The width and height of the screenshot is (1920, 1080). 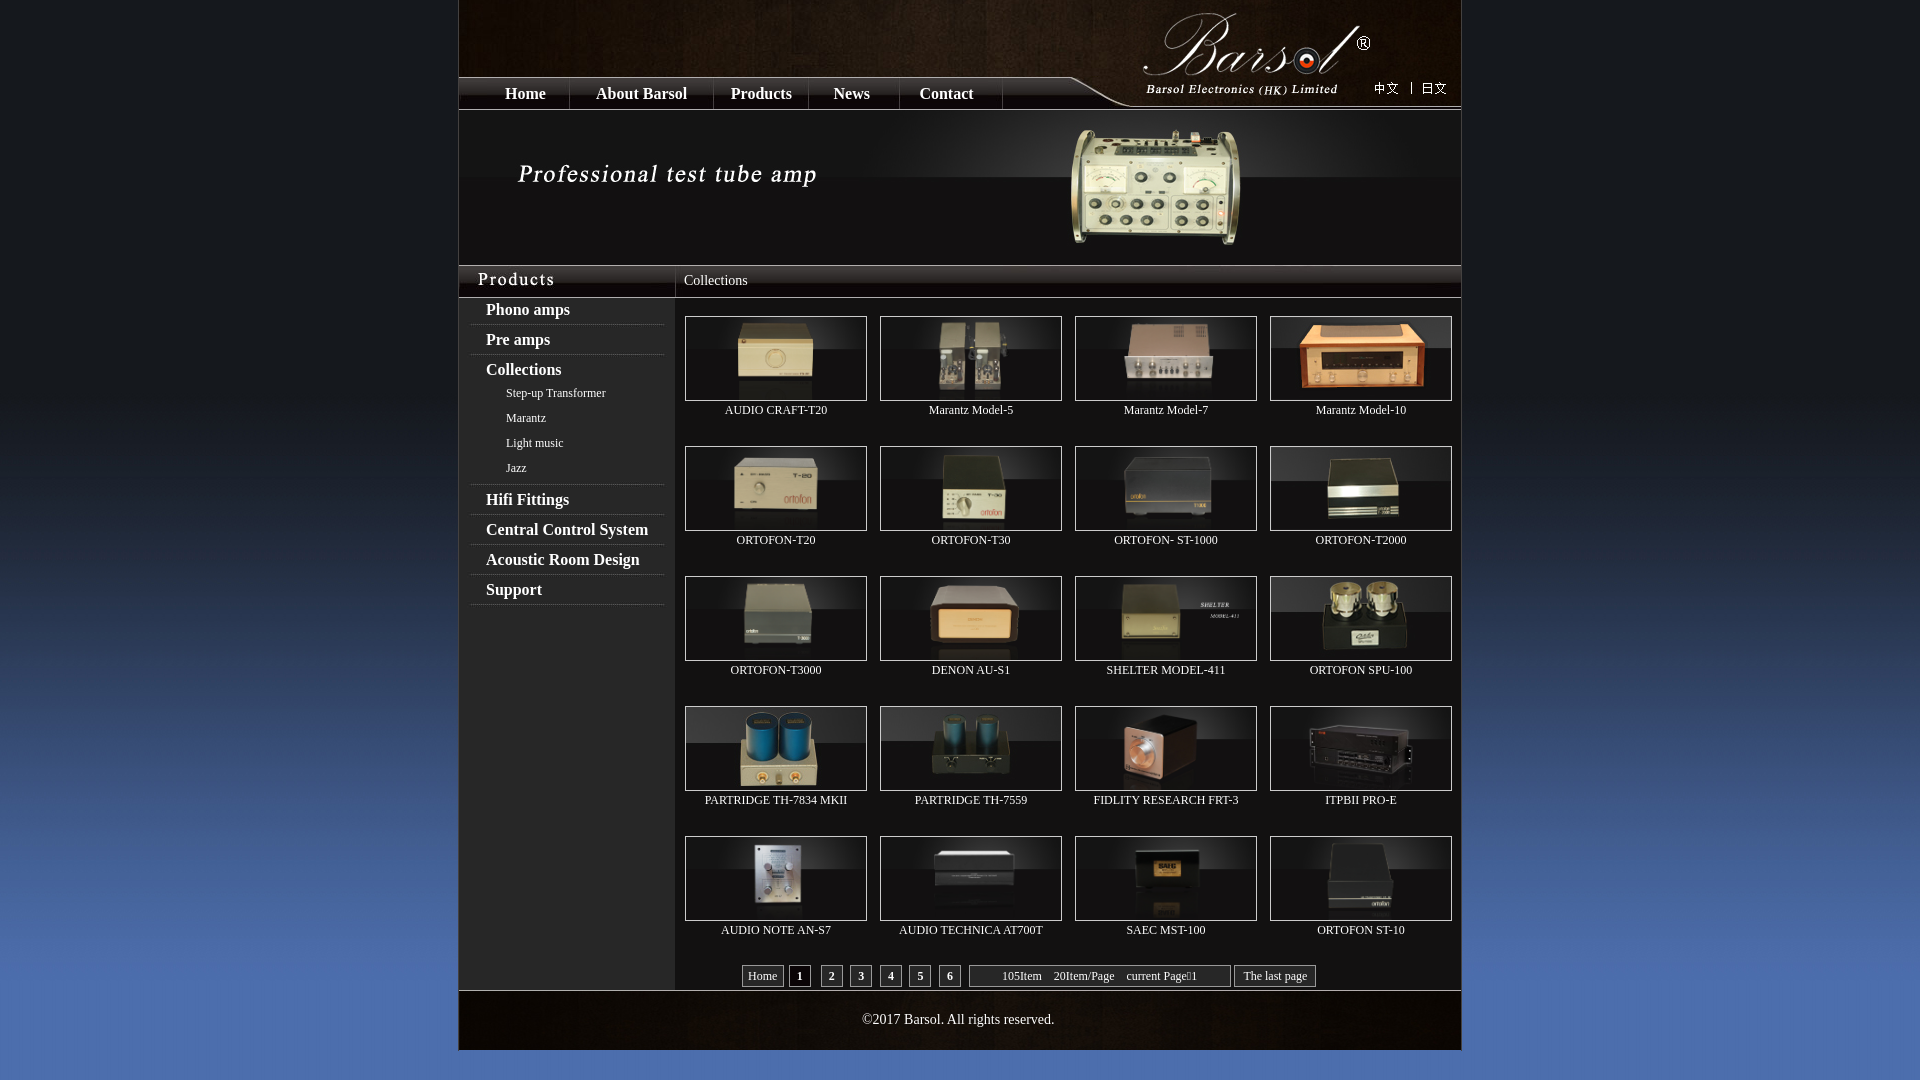 I want to click on 'SHELTER MODEL-411', so click(x=1166, y=670).